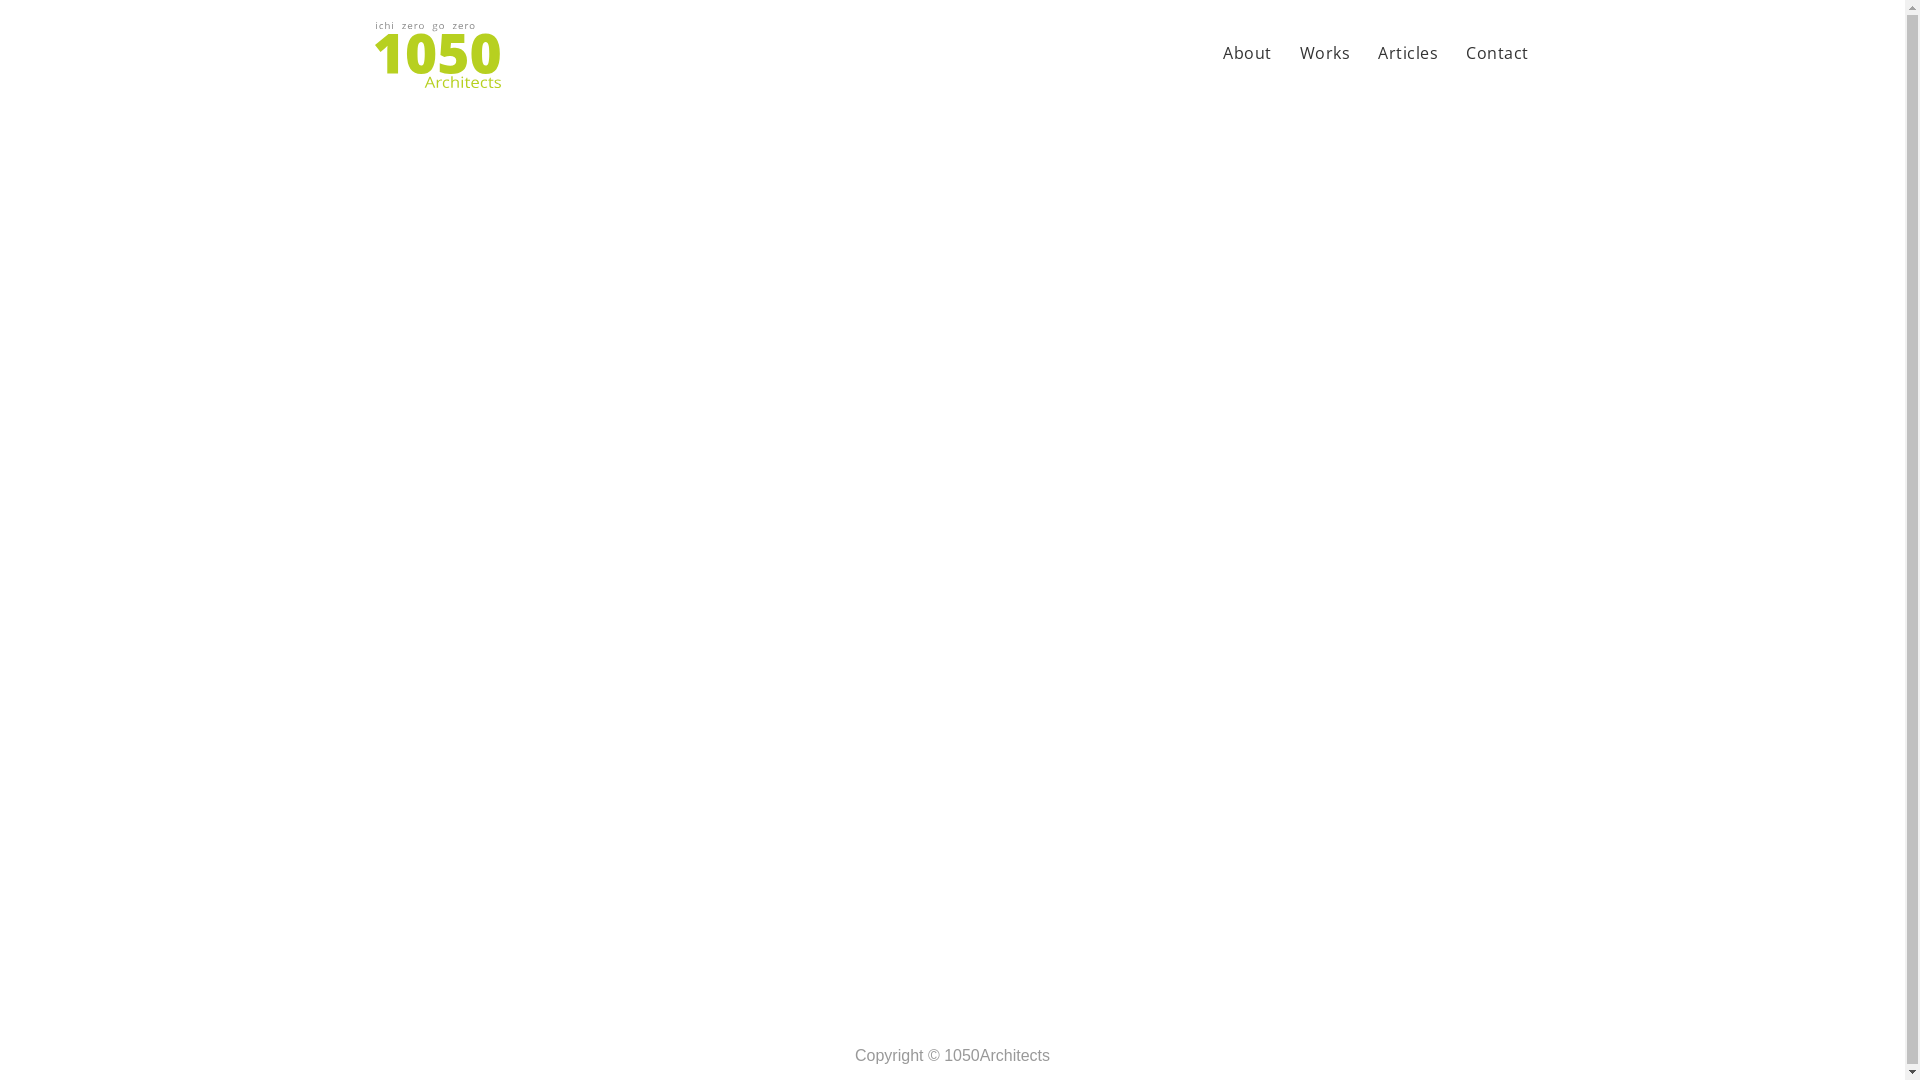  What do you see at coordinates (1372, 54) in the screenshot?
I see `'Articles'` at bounding box center [1372, 54].